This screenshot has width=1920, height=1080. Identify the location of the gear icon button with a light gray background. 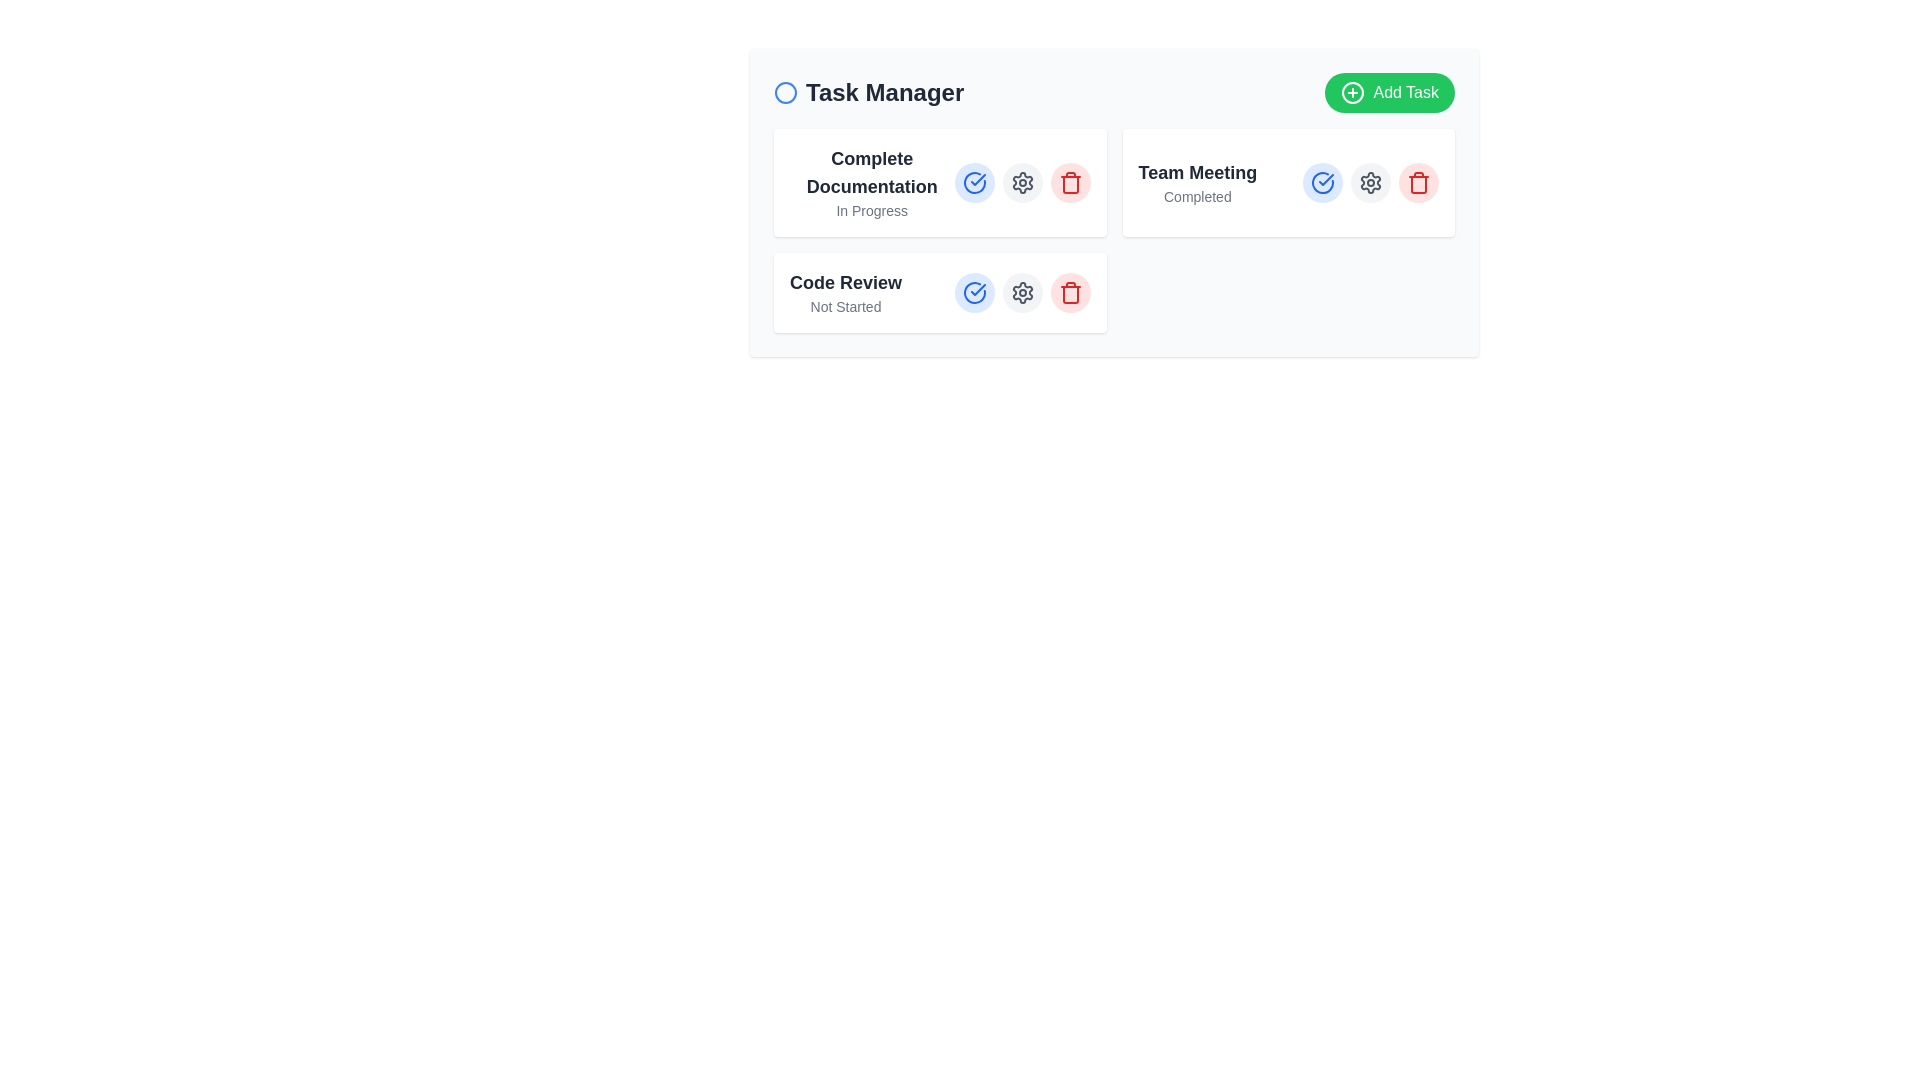
(1370, 182).